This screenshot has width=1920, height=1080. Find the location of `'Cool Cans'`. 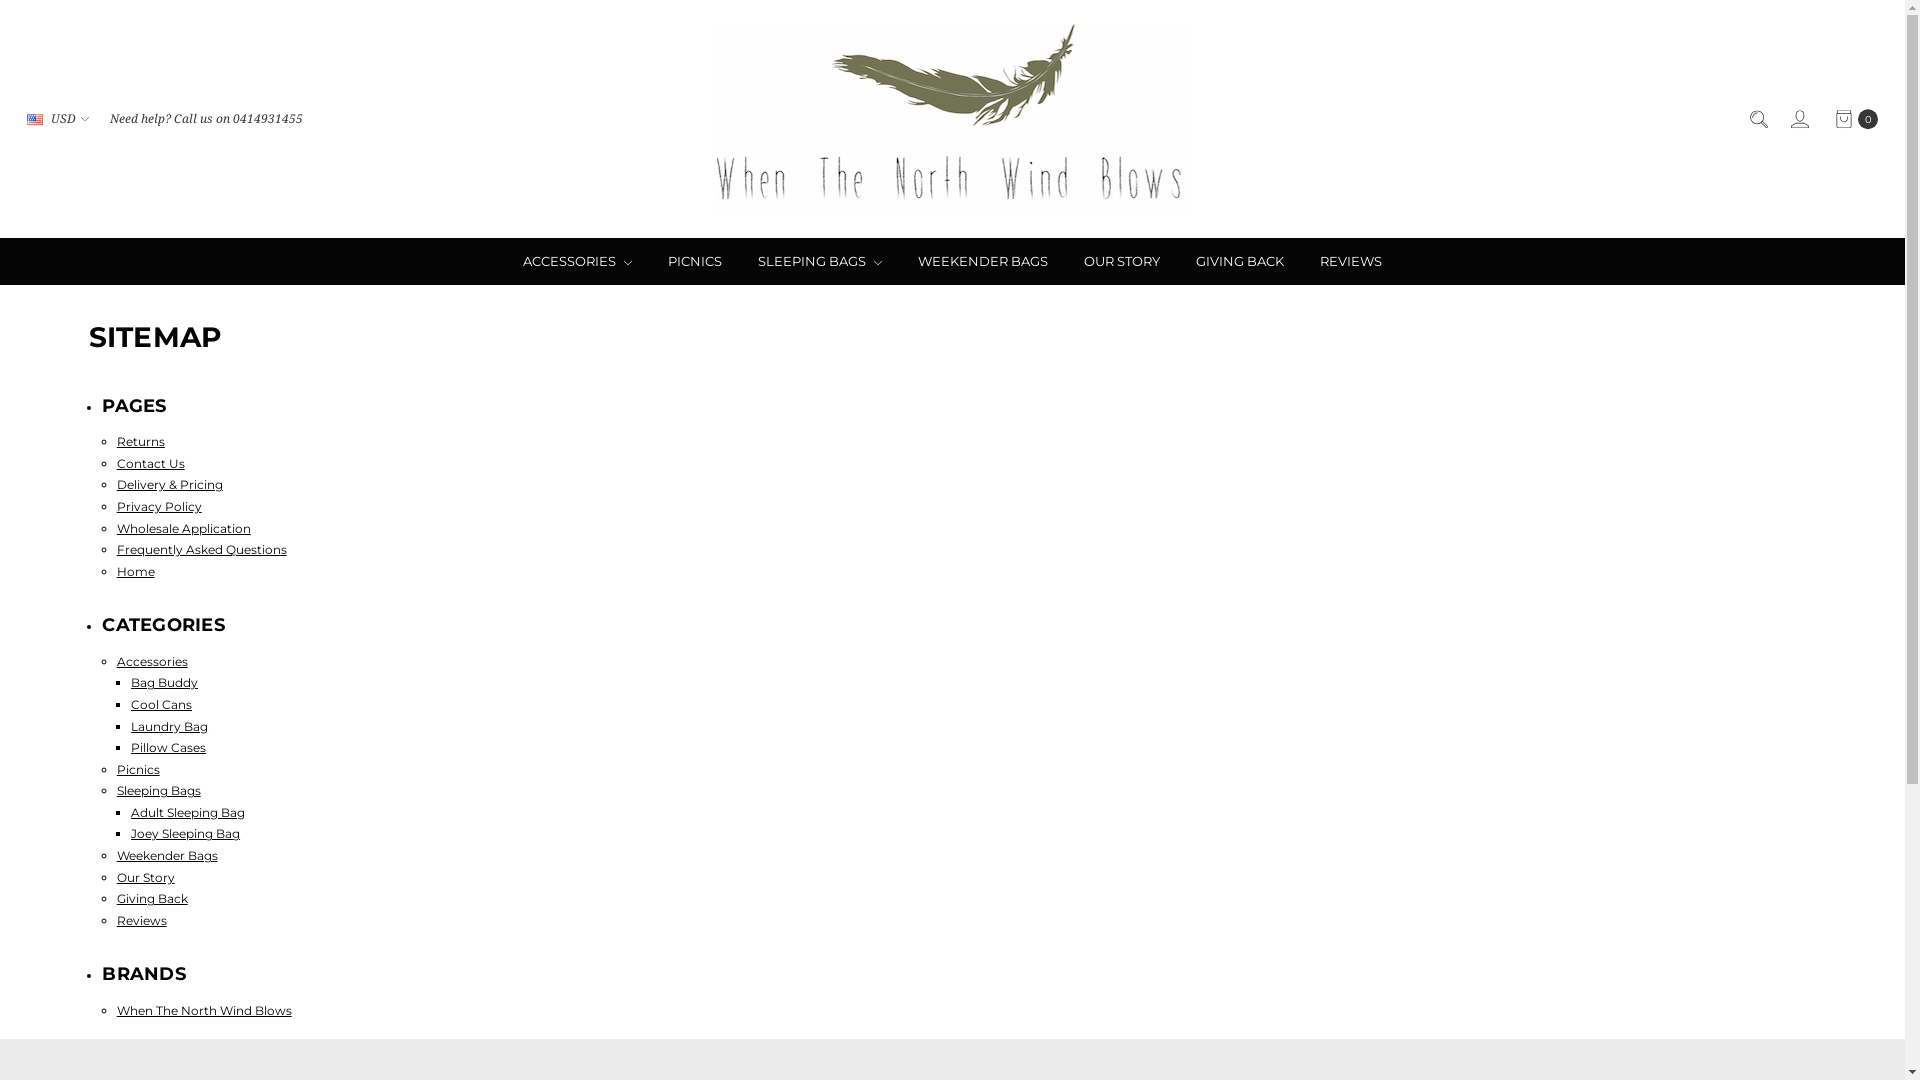

'Cool Cans' is located at coordinates (161, 703).